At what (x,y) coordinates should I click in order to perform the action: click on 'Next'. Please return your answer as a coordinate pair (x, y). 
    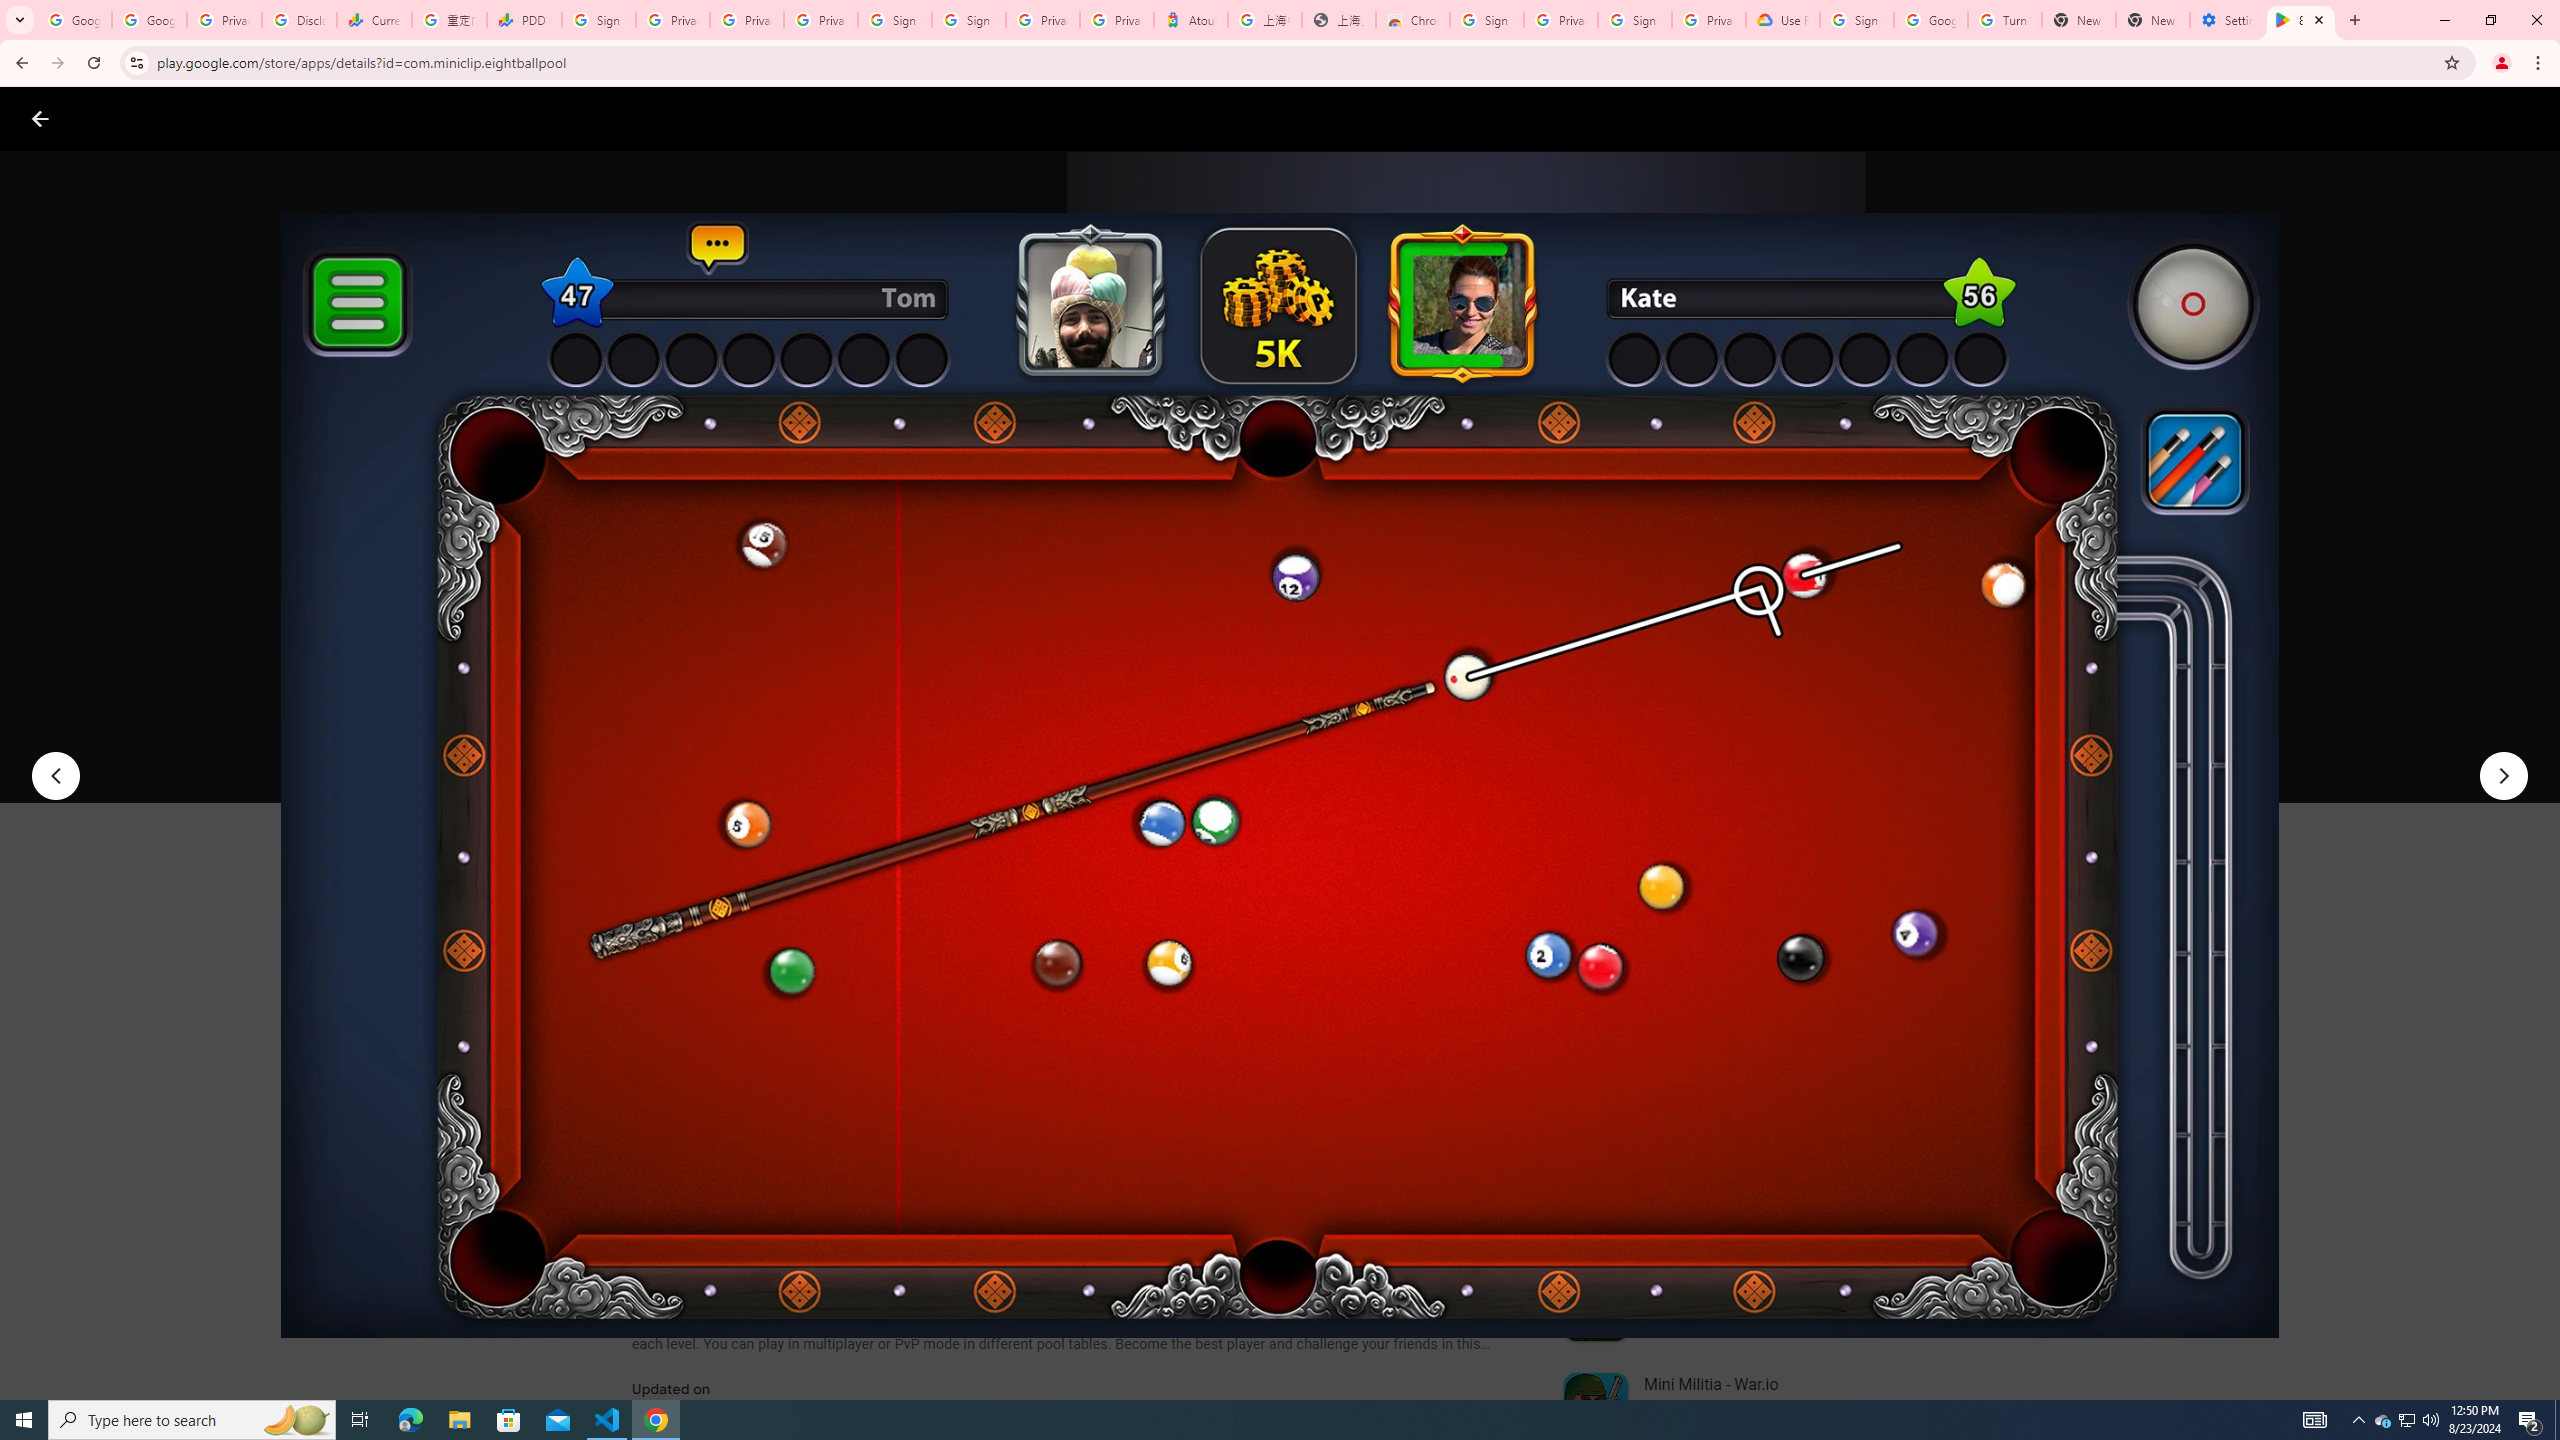
    Looking at the image, I should click on (2503, 775).